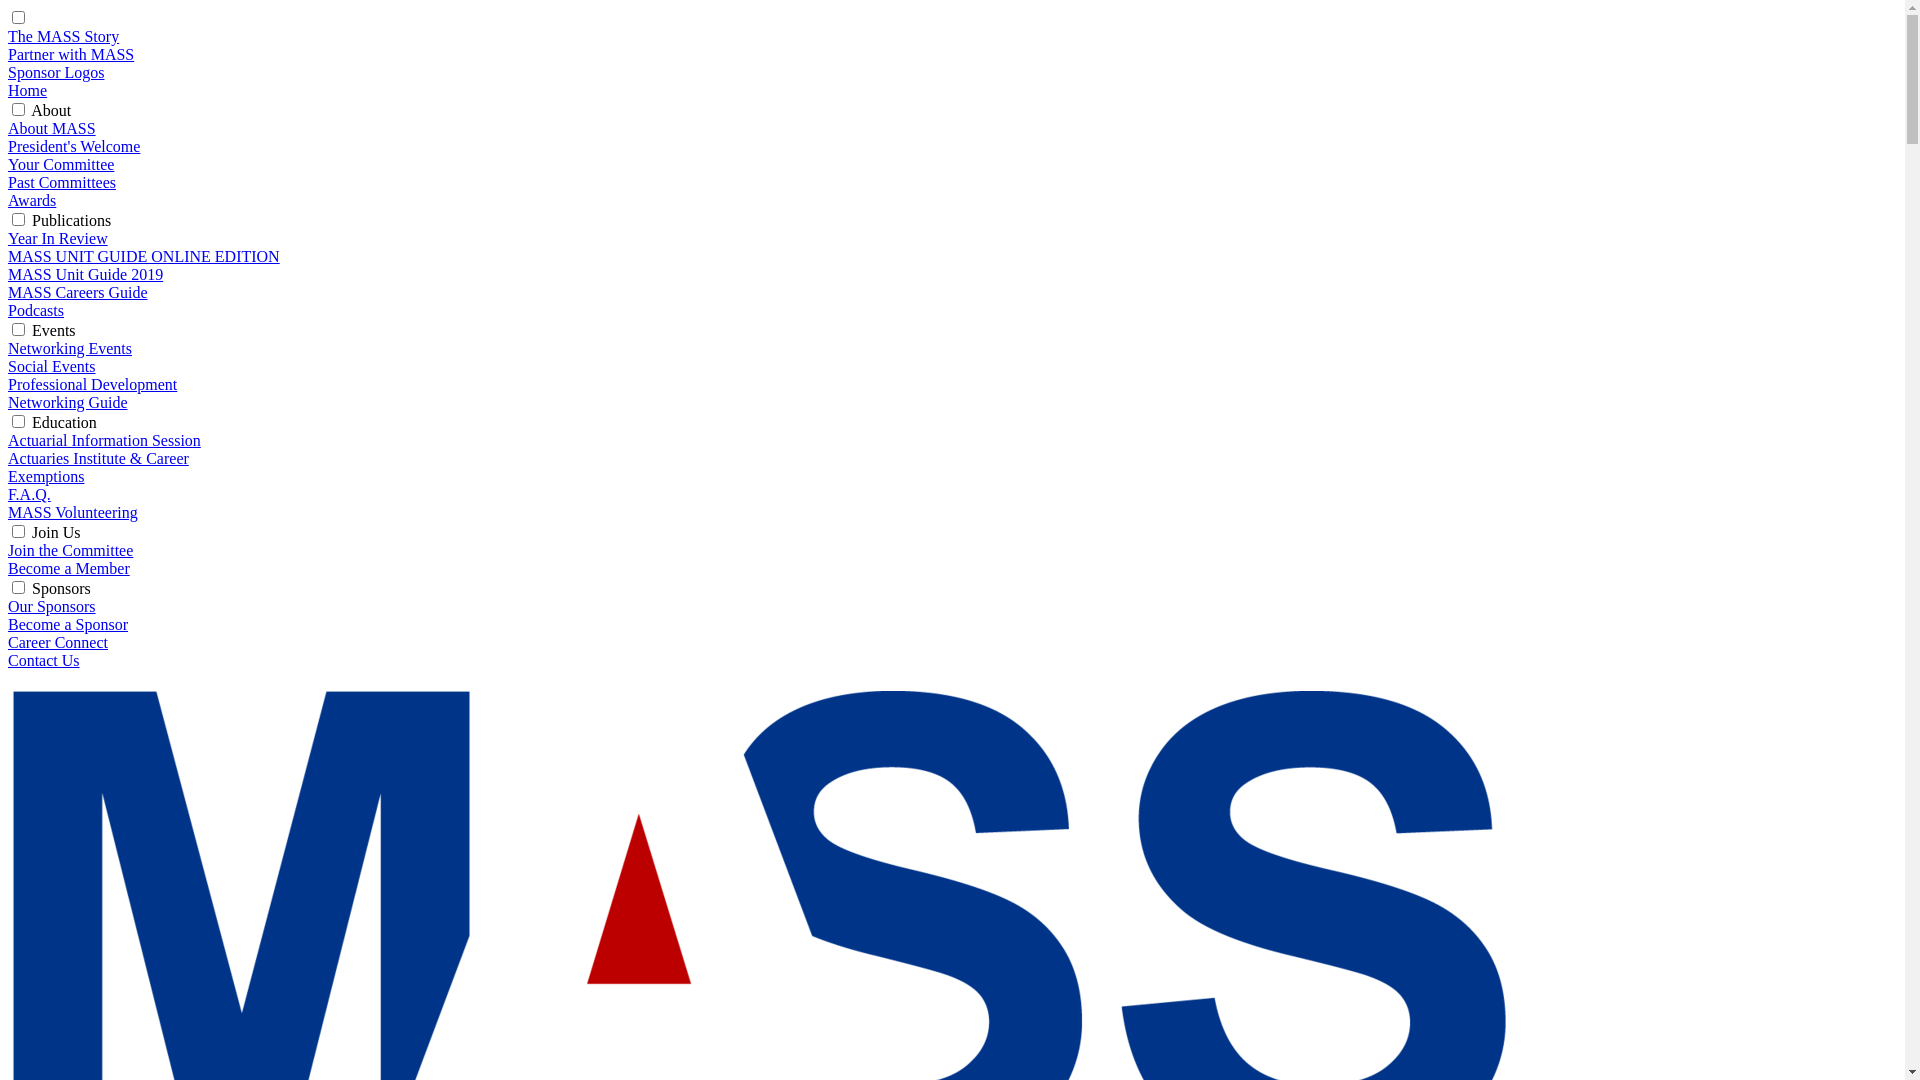 This screenshot has height=1080, width=1920. What do you see at coordinates (56, 71) in the screenshot?
I see `'Sponsor Logos'` at bounding box center [56, 71].